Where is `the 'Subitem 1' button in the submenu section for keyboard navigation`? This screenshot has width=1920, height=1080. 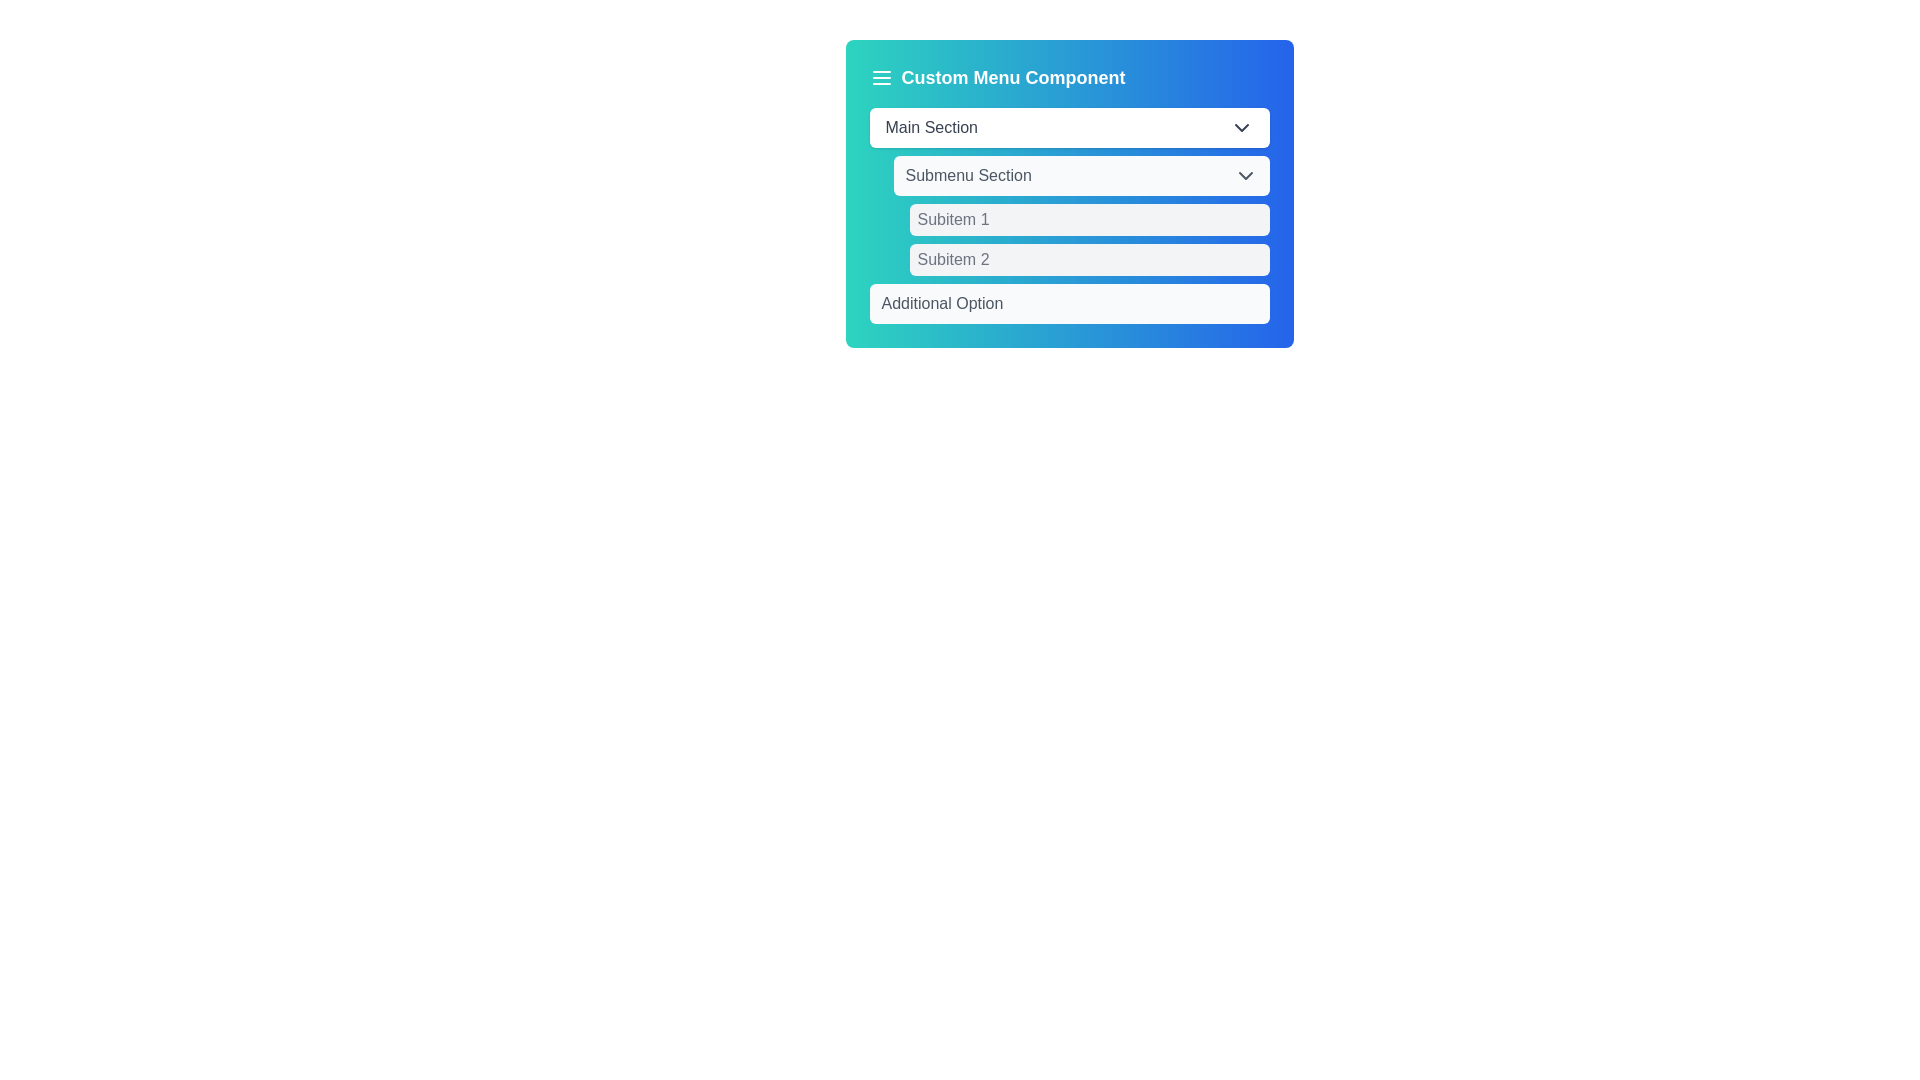
the 'Subitem 1' button in the submenu section for keyboard navigation is located at coordinates (1088, 219).